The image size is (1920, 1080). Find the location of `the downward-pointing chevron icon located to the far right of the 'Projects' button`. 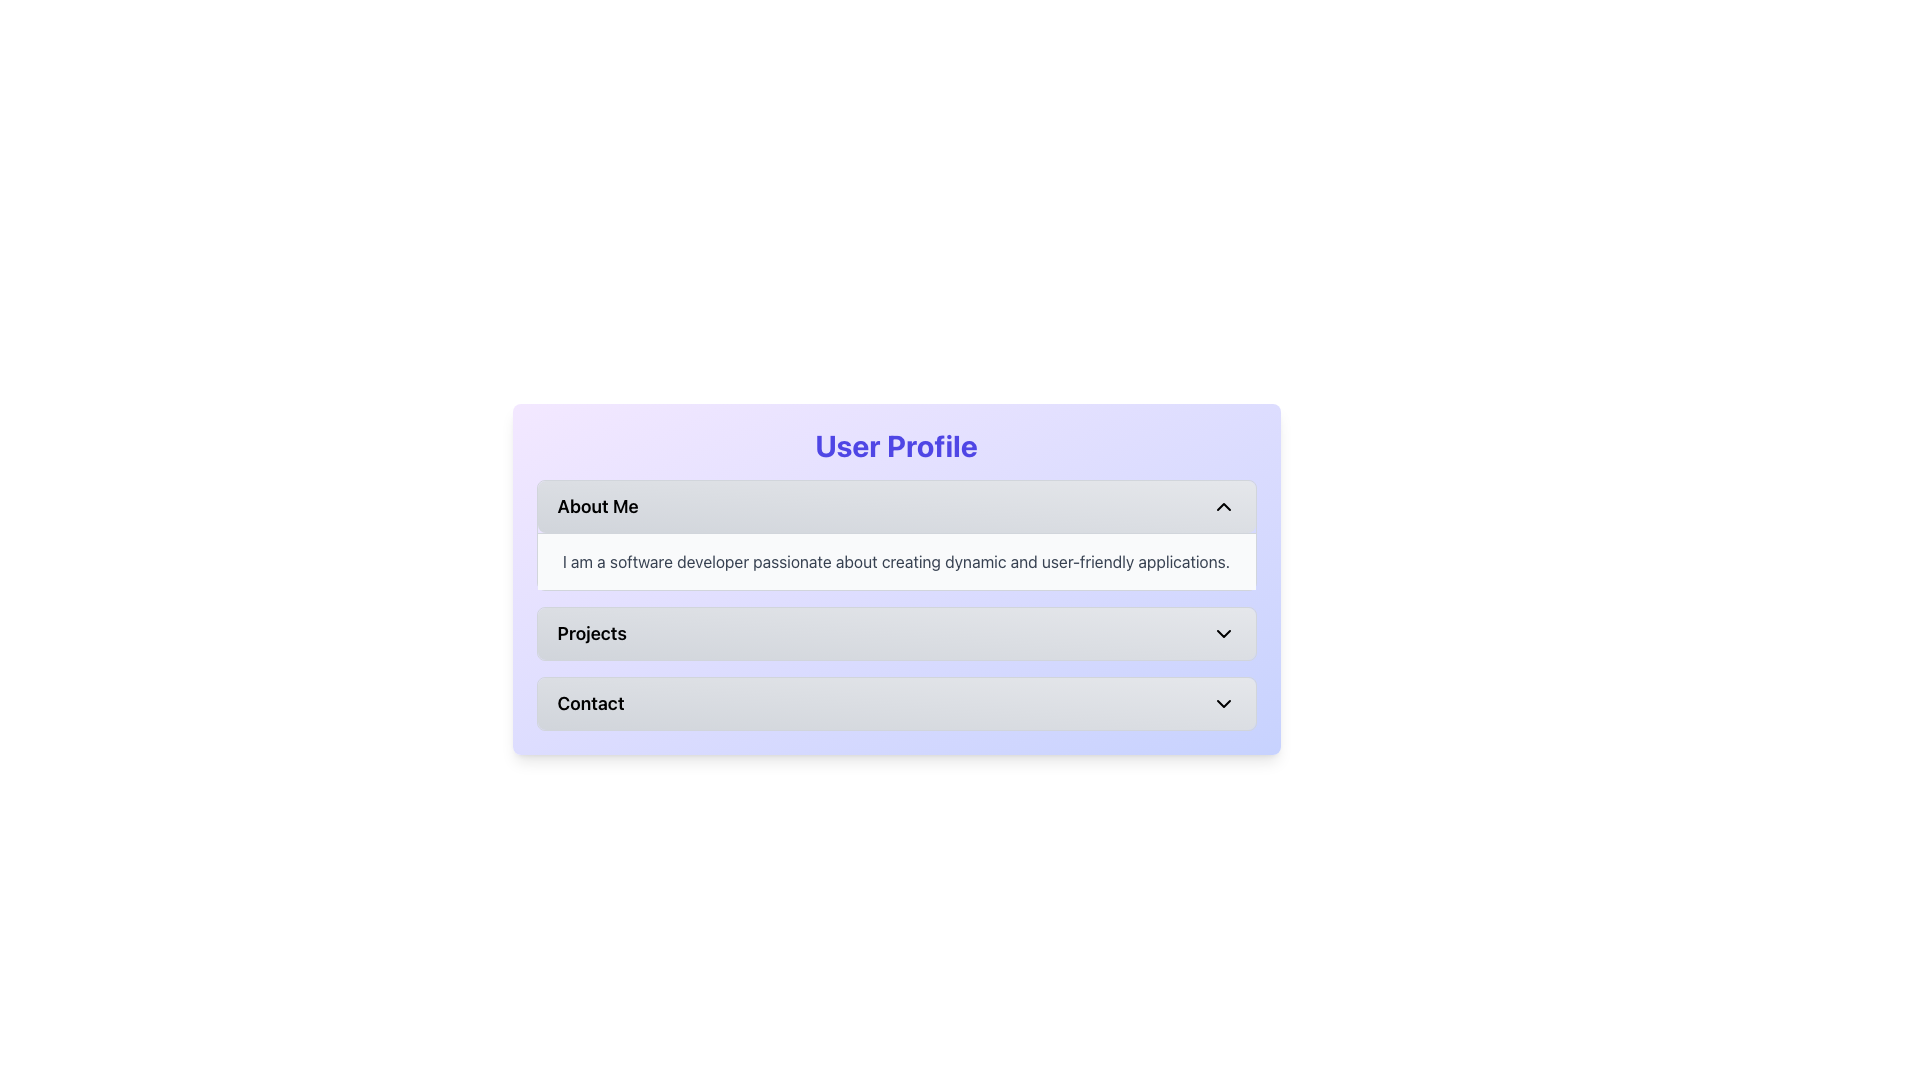

the downward-pointing chevron icon located to the far right of the 'Projects' button is located at coordinates (1222, 633).